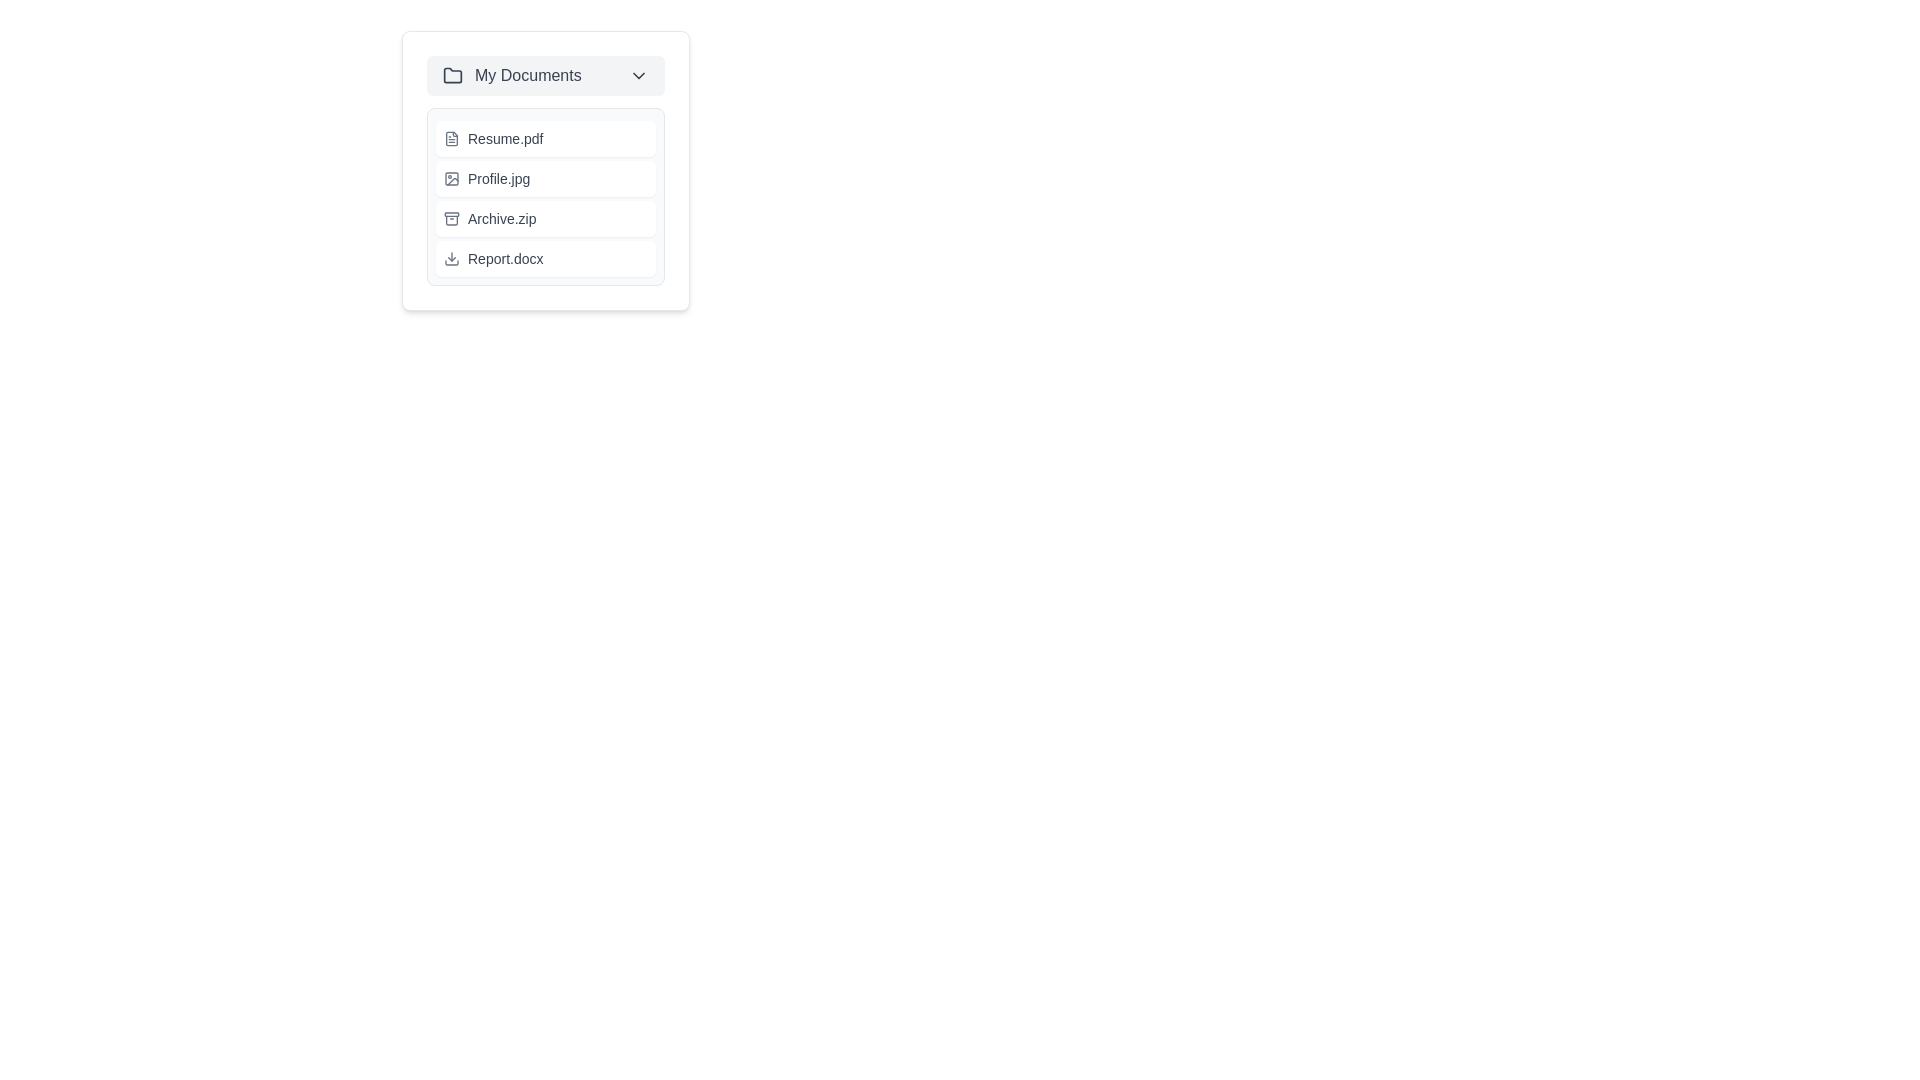  I want to click on the text label displaying the file name, which is positioned to the right of the file icon in the third item of the 'My Documents' section, so click(502, 219).